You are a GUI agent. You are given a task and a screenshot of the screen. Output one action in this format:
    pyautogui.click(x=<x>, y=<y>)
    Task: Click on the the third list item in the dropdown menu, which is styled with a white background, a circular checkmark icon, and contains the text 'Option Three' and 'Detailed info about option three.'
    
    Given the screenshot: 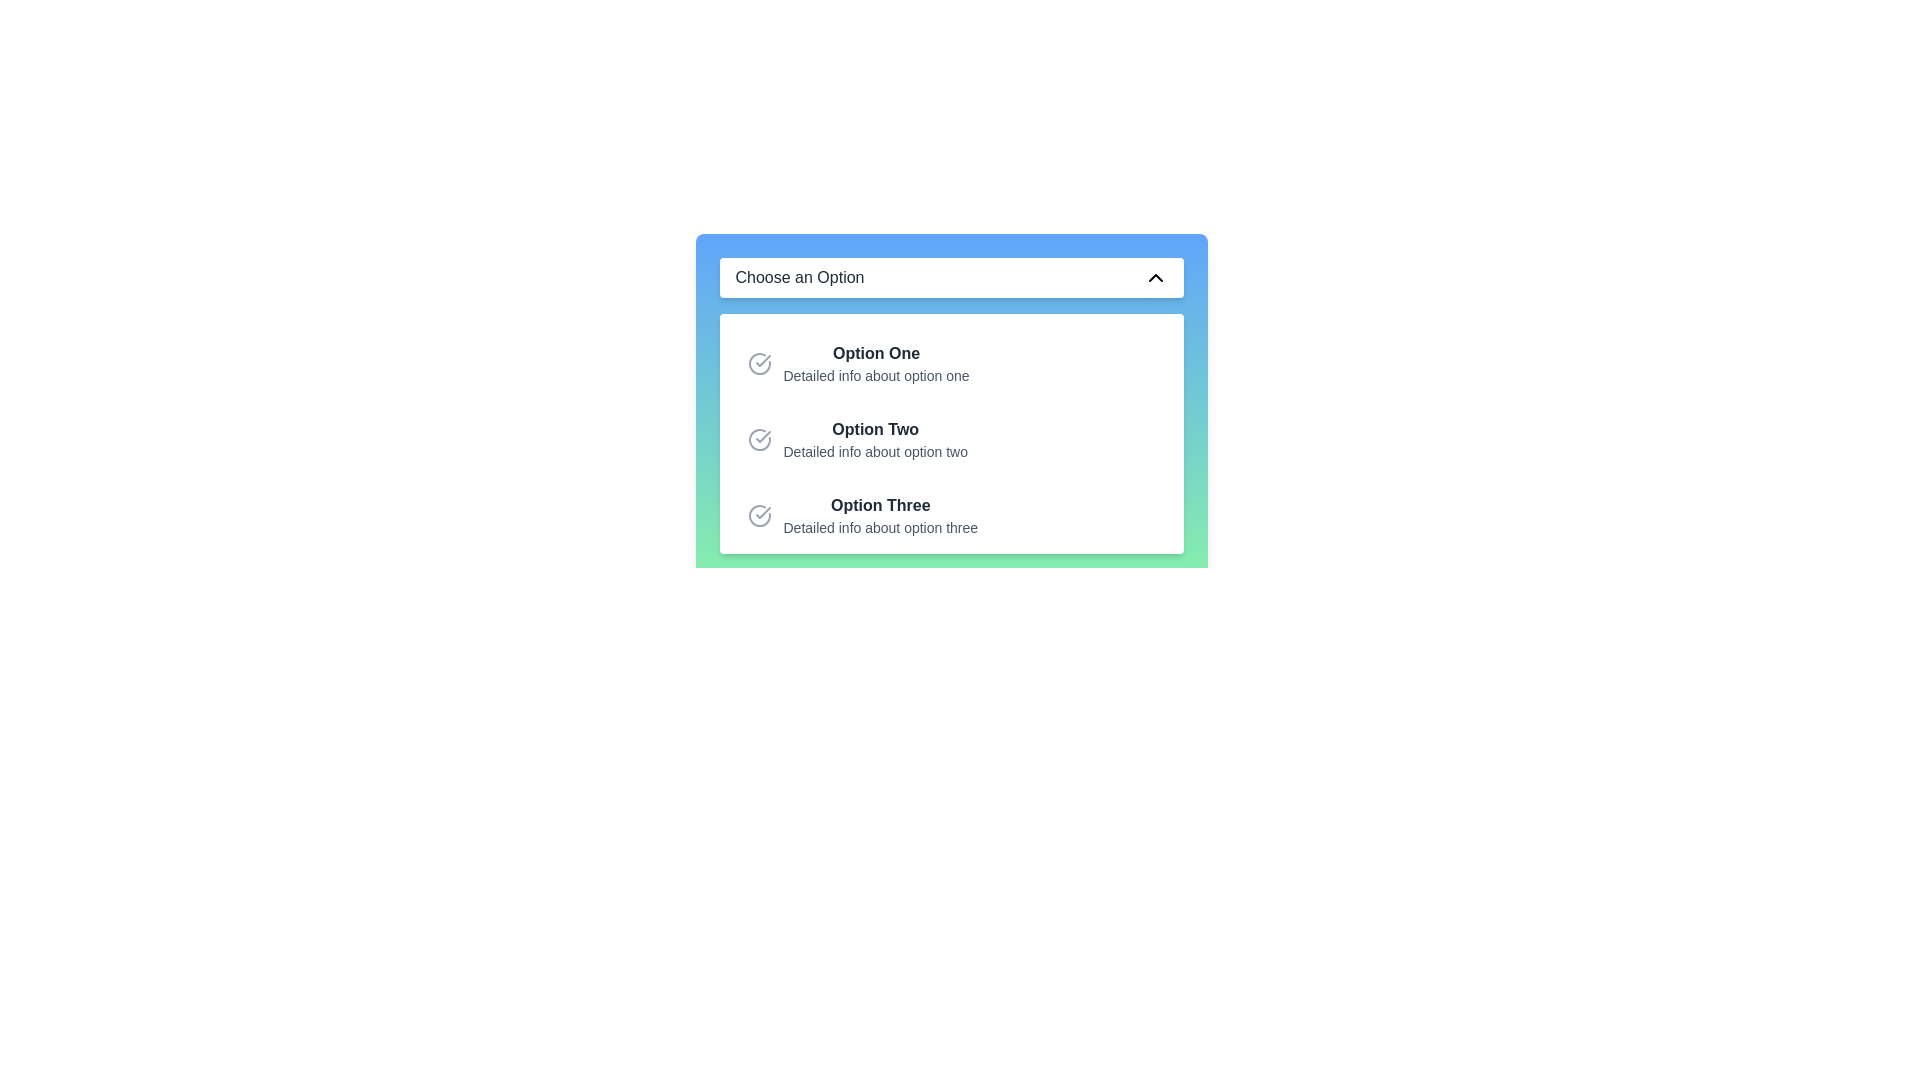 What is the action you would take?
    pyautogui.click(x=950, y=515)
    